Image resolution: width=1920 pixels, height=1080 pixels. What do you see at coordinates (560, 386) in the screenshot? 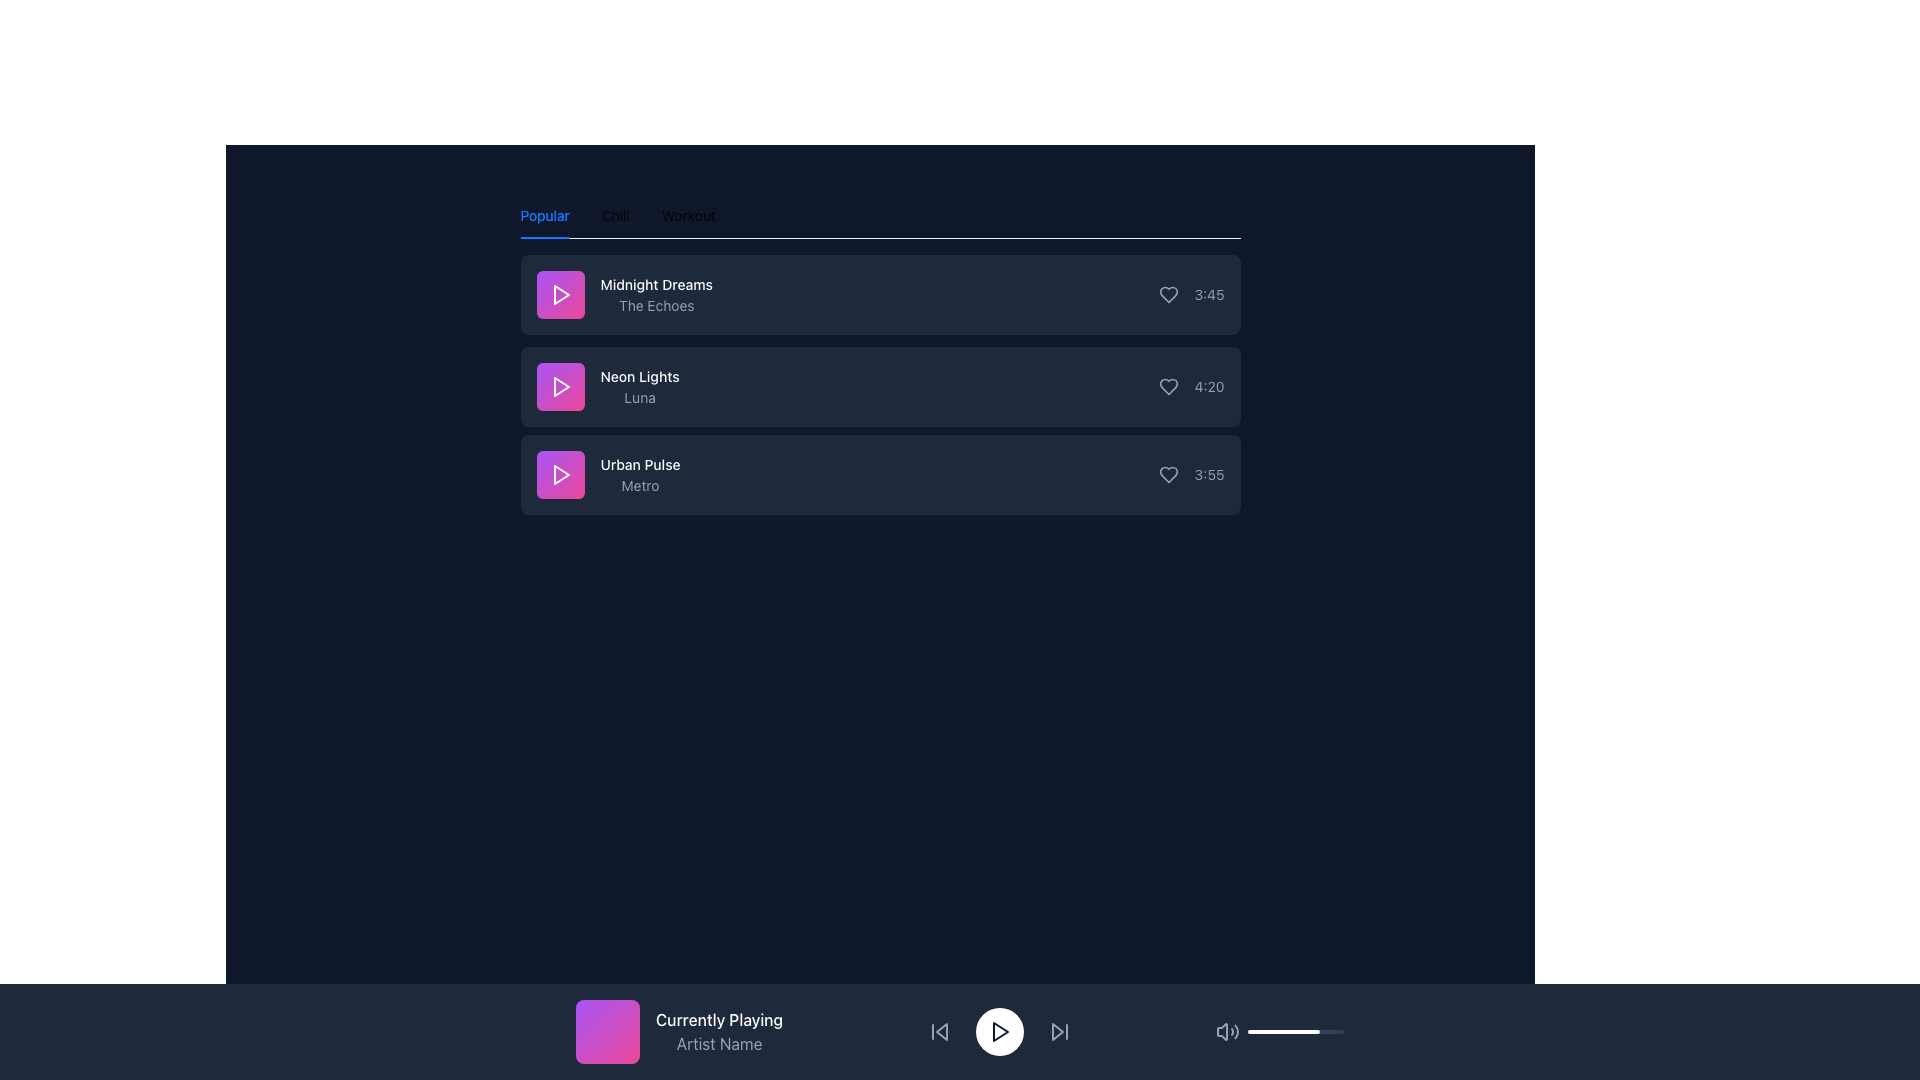
I see `the play icon, which is a bordered white triangle pointing to the right, located at the center of a purple-to-pink gradient circular background, next to the text 'Neon Lights'` at bounding box center [560, 386].